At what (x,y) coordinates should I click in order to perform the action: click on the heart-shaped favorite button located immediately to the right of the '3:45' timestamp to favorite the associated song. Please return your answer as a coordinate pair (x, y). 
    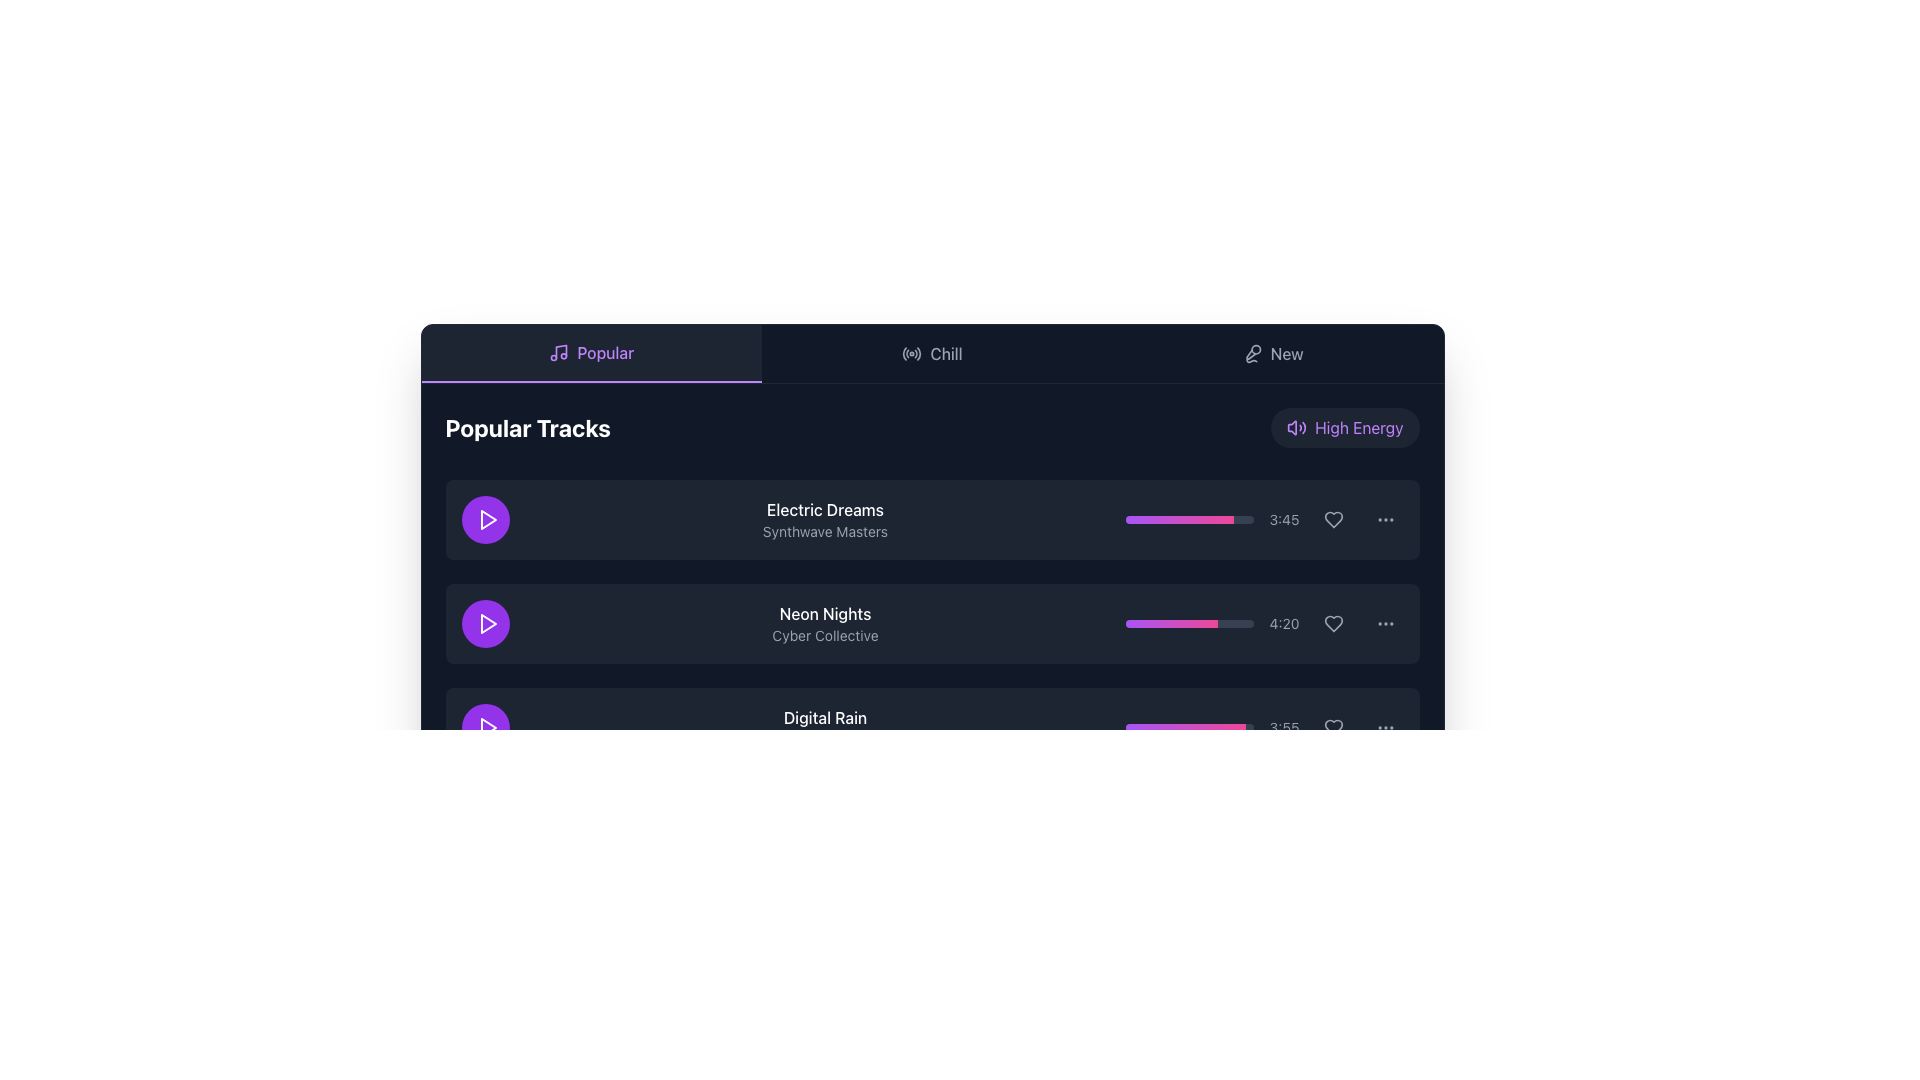
    Looking at the image, I should click on (1333, 519).